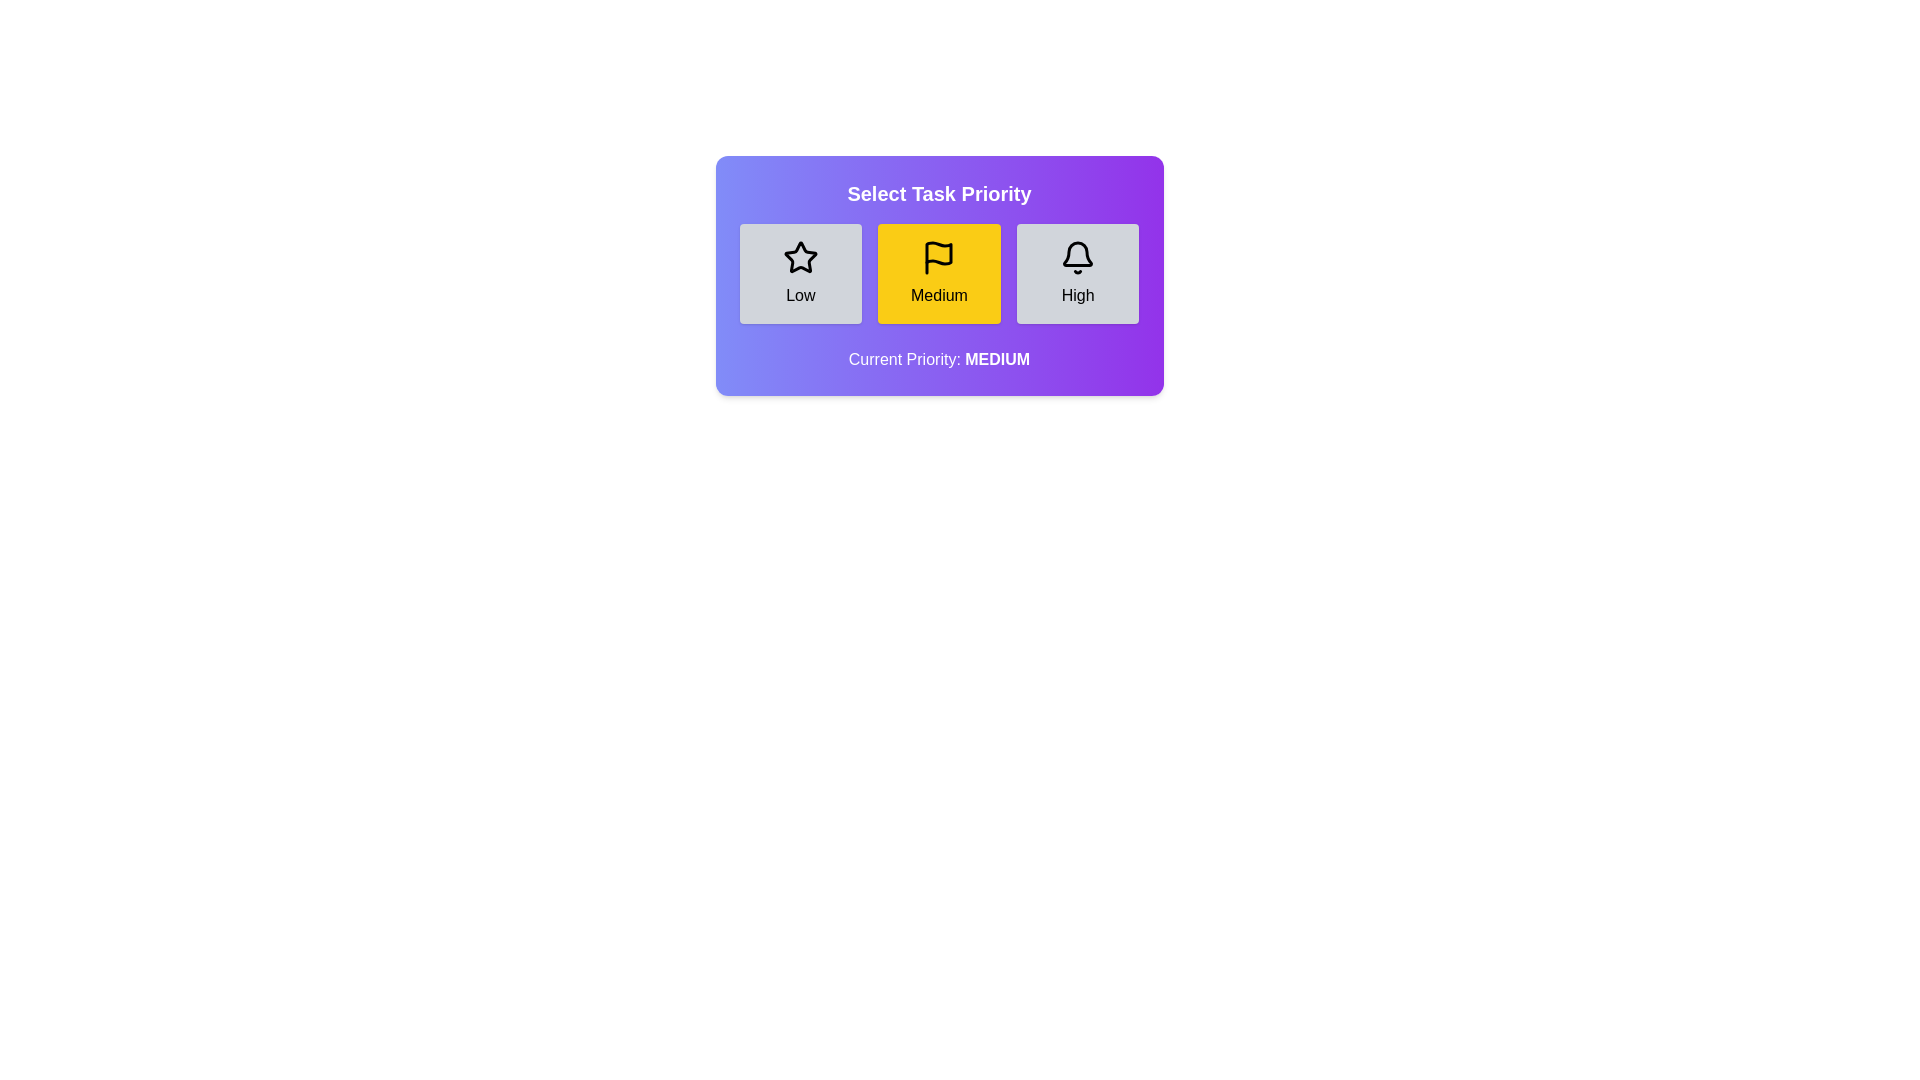 The height and width of the screenshot is (1080, 1920). Describe the element at coordinates (800, 273) in the screenshot. I see `the priority button labeled Low to observe its hover effect` at that location.